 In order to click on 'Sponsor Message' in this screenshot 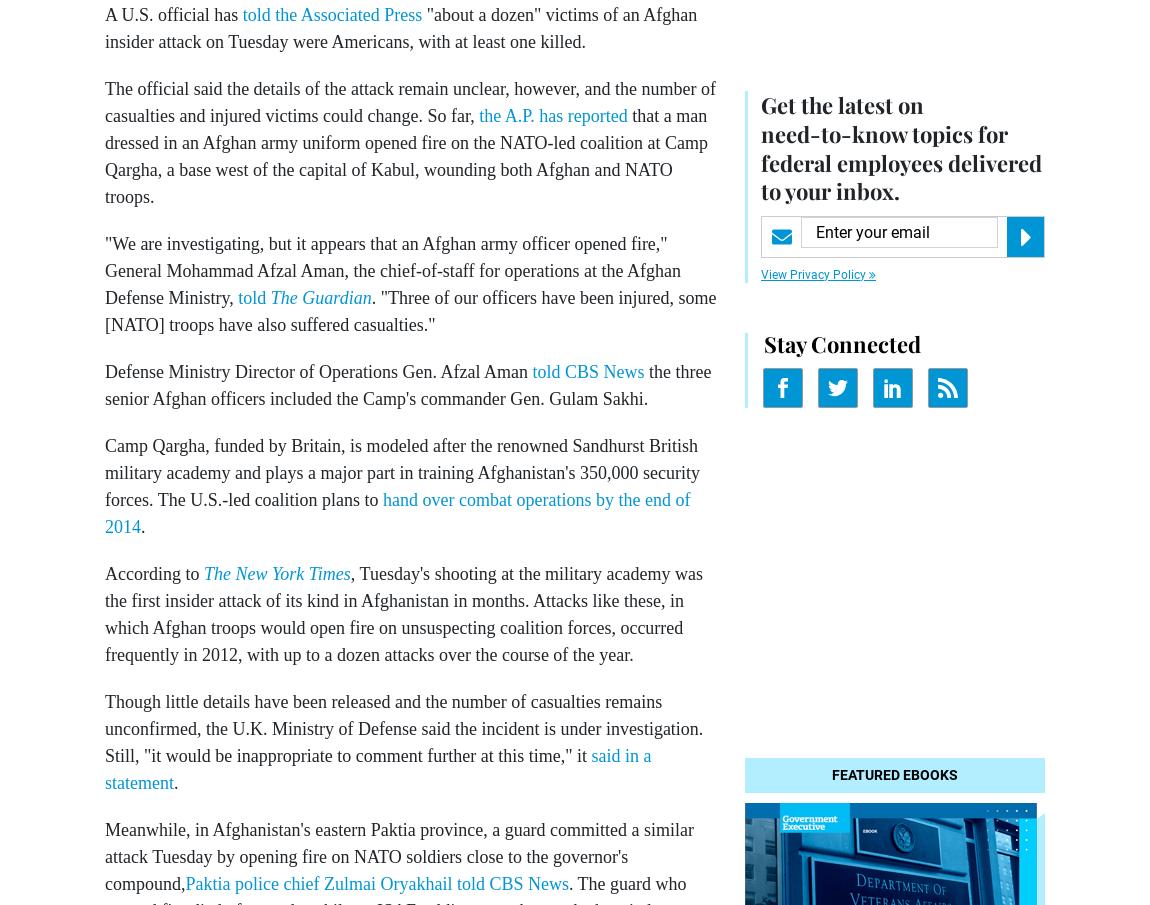, I will do `click(894, 457)`.